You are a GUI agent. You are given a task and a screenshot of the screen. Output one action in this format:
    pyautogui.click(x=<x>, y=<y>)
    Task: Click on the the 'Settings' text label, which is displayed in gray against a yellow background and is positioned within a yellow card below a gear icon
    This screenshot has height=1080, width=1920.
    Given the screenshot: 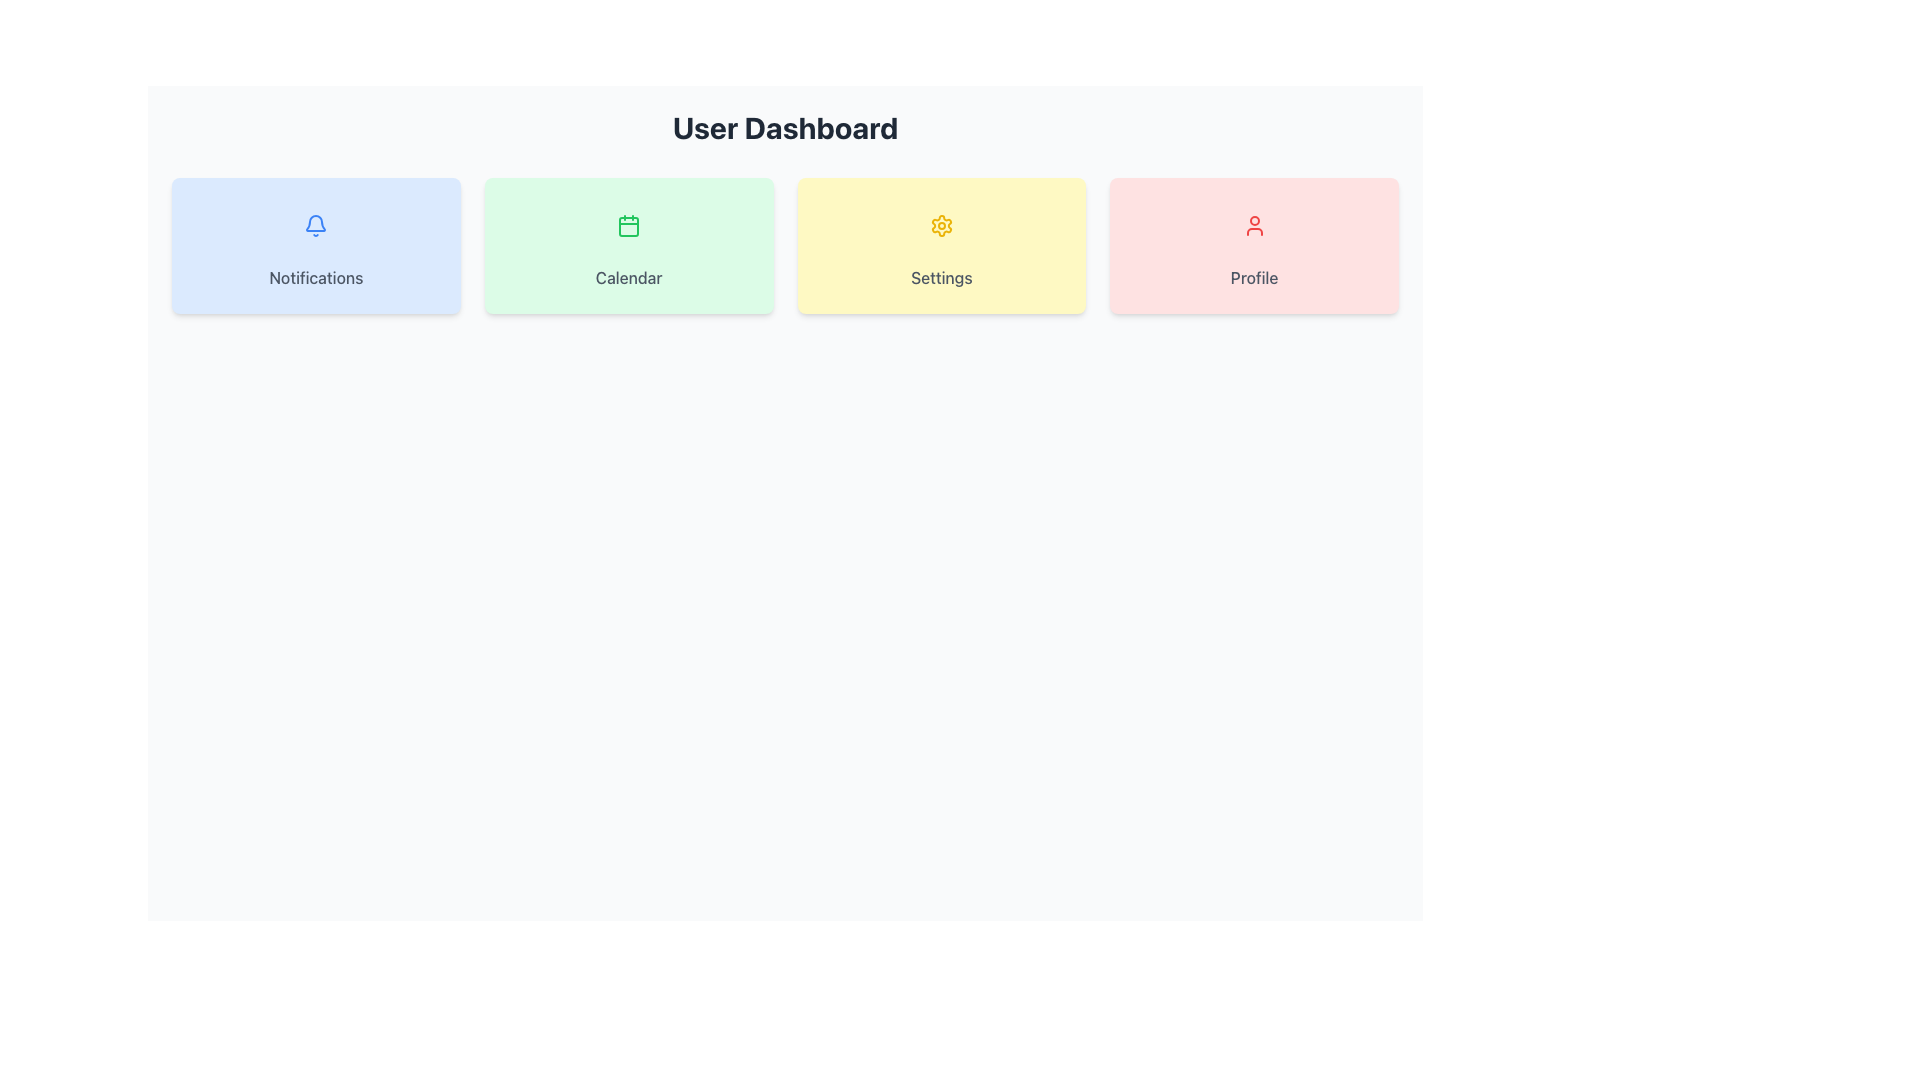 What is the action you would take?
    pyautogui.click(x=940, y=277)
    